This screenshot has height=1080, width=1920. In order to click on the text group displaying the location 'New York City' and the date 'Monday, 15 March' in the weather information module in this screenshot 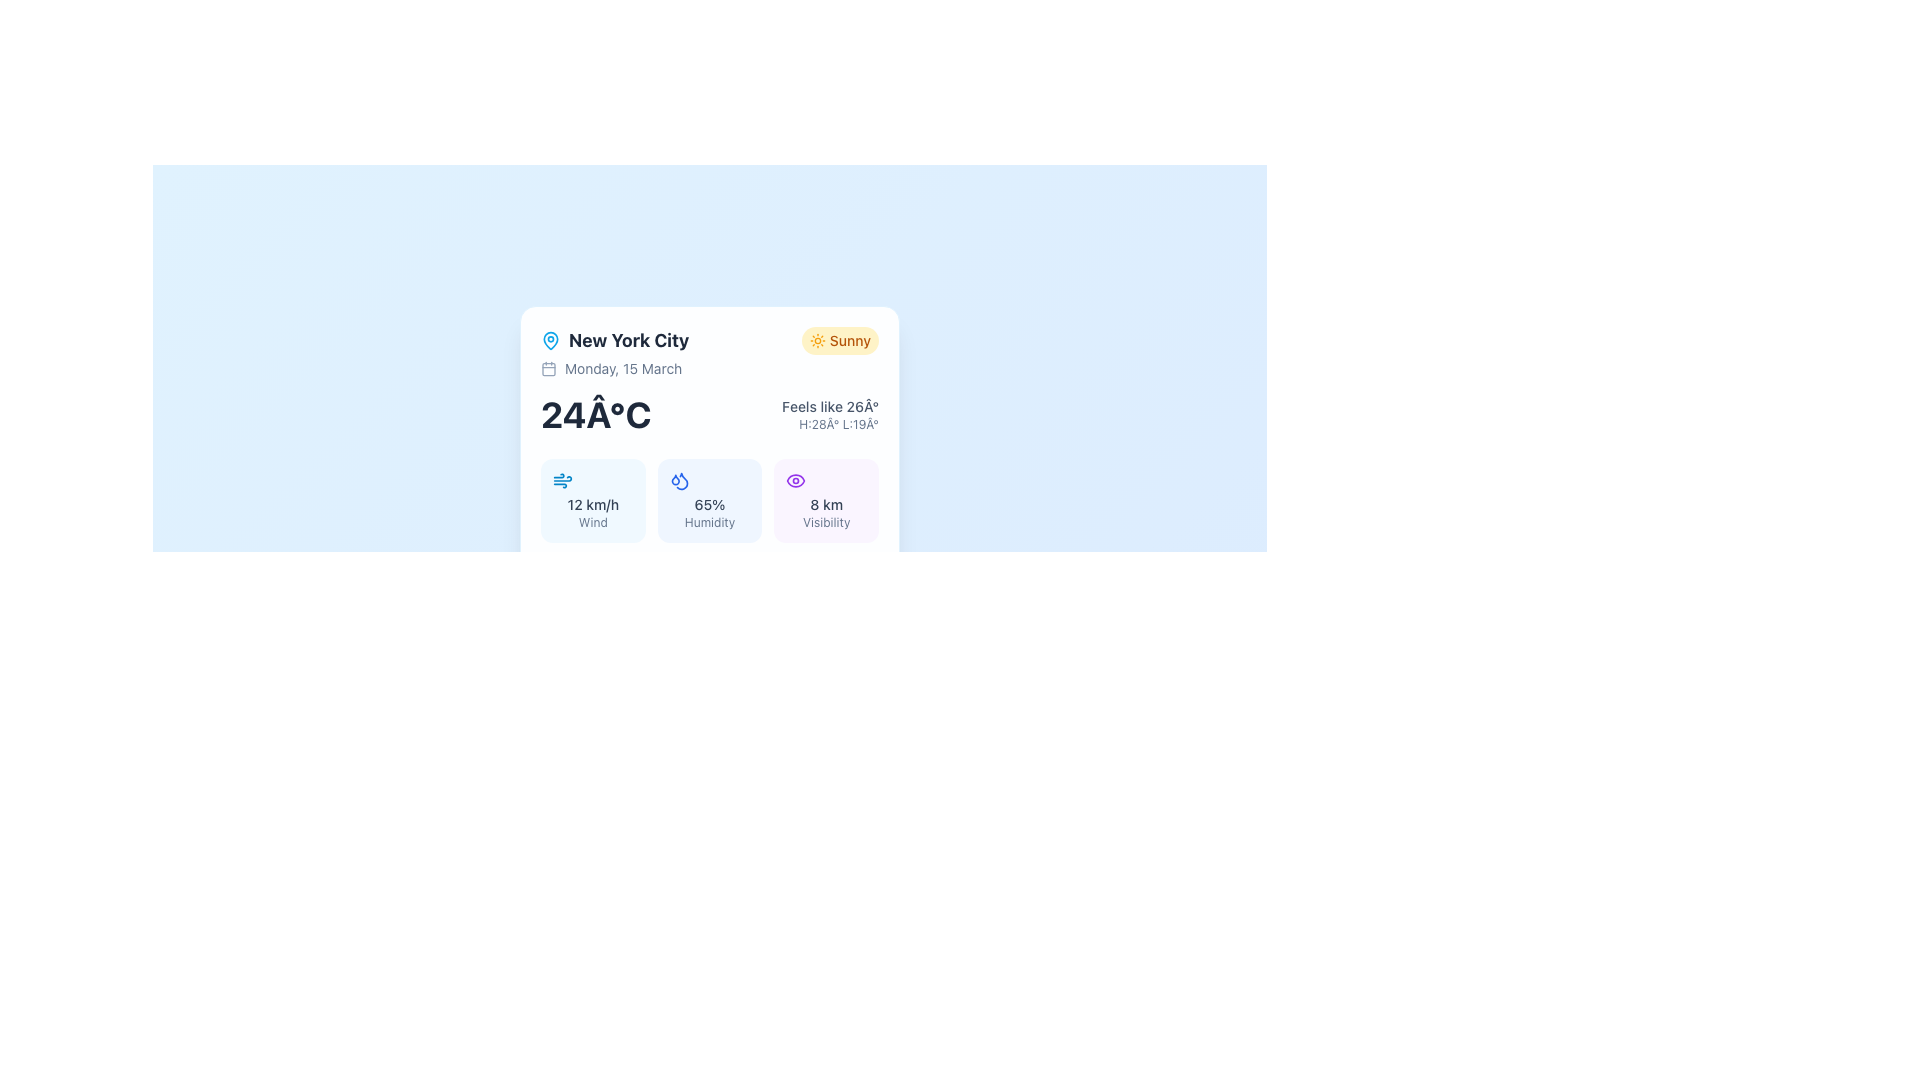, I will do `click(614, 352)`.